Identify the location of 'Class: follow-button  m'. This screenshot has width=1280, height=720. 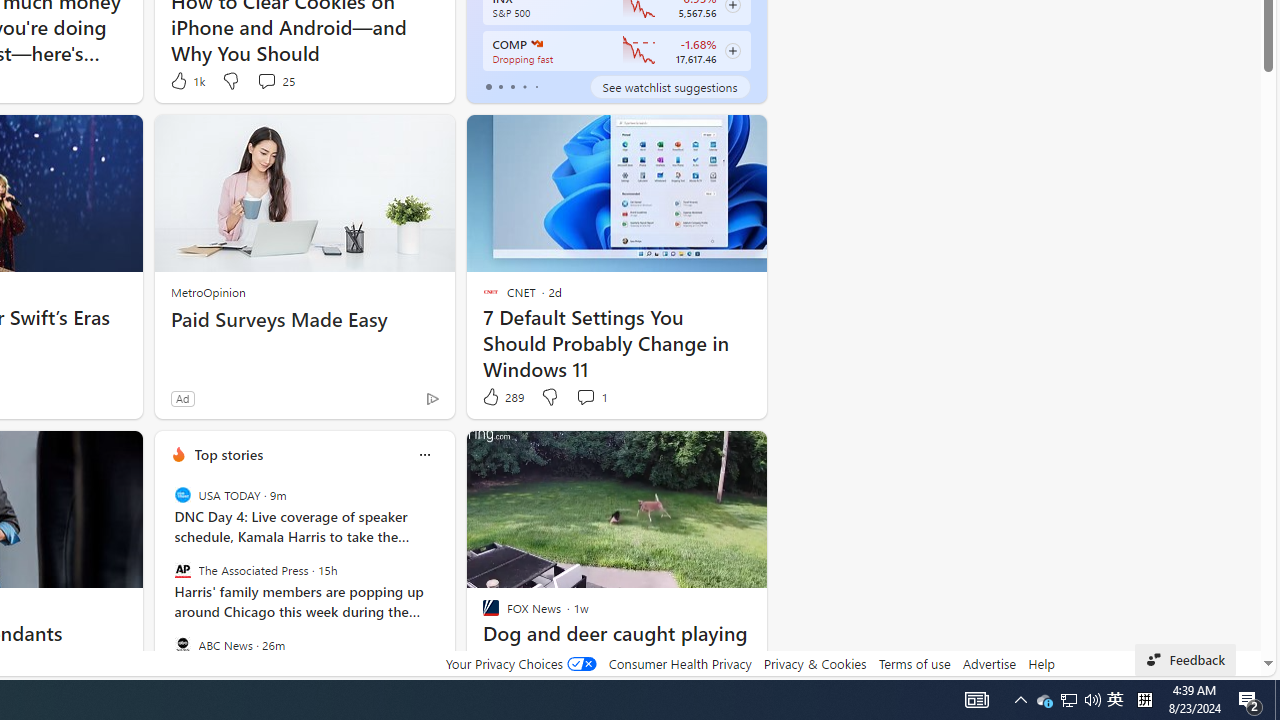
(731, 50).